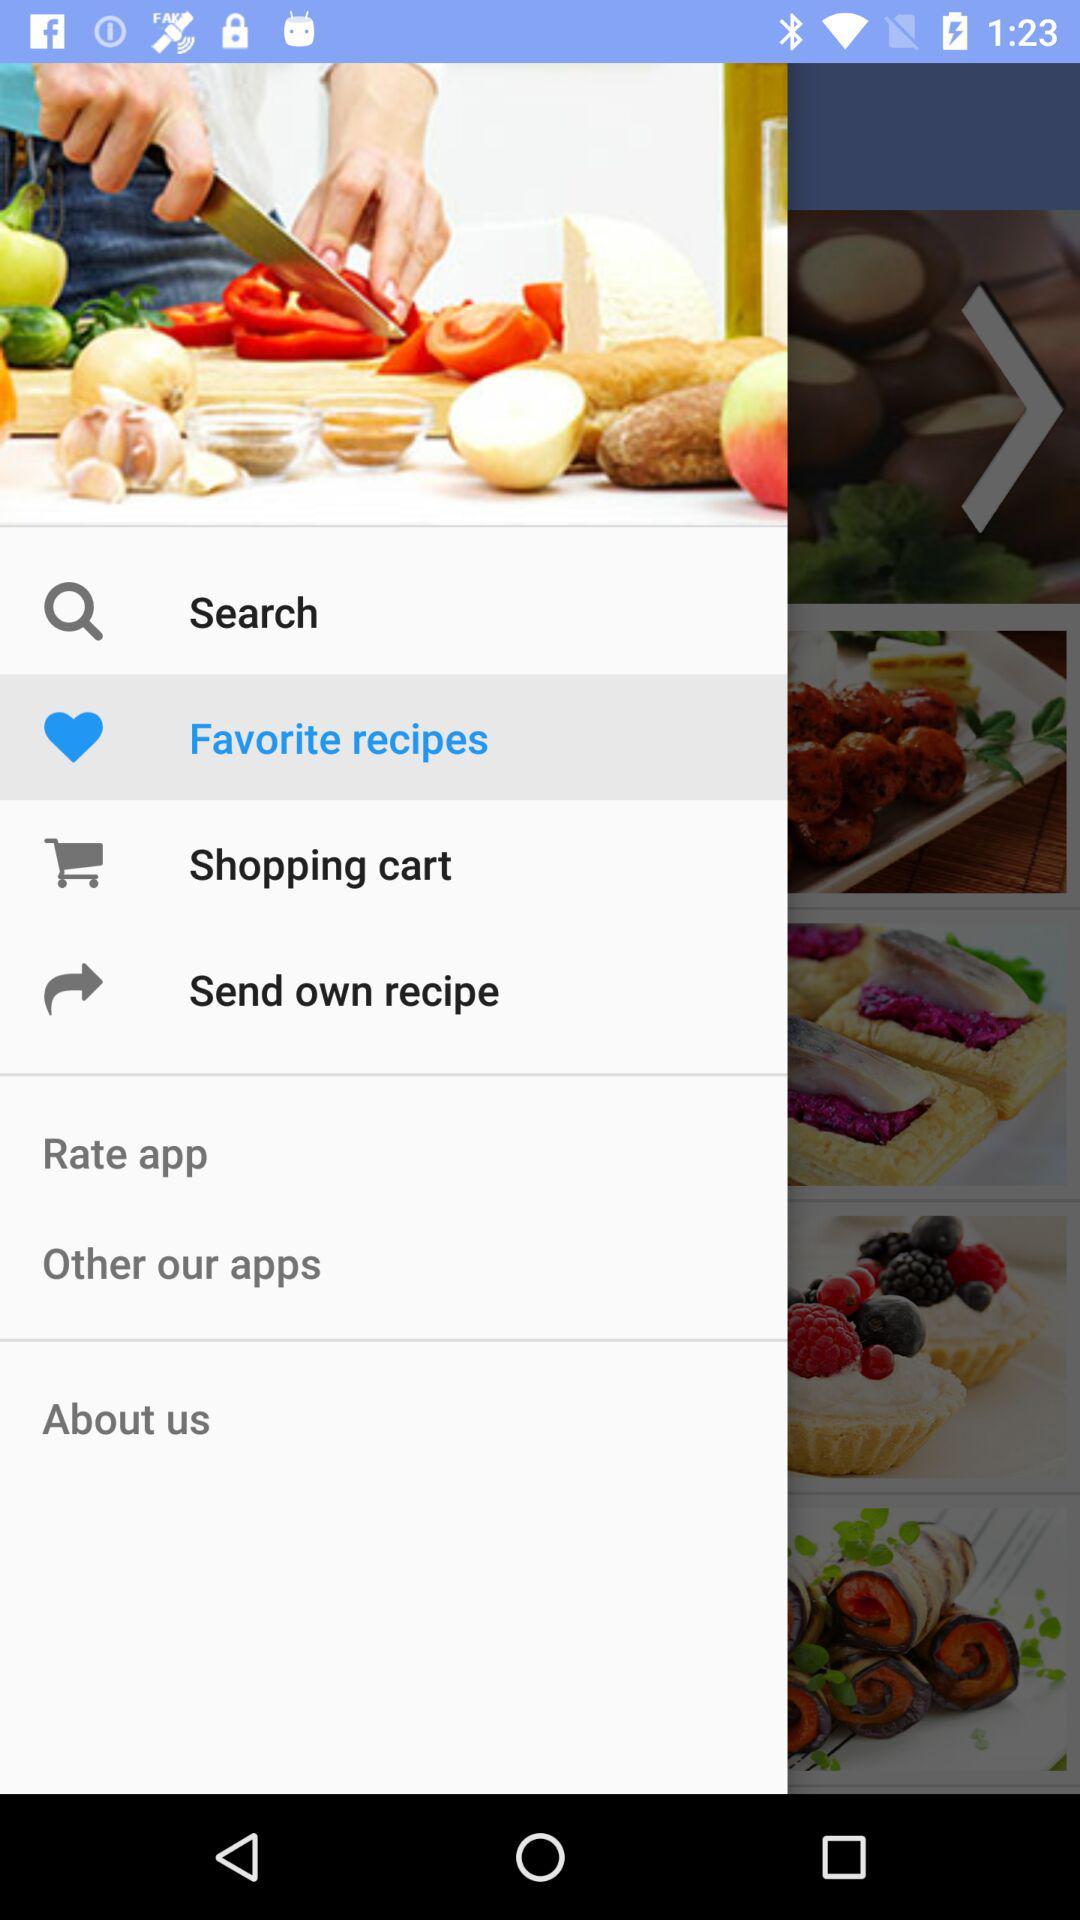 The width and height of the screenshot is (1080, 1920). I want to click on the icon beside the text favorite recipes, so click(115, 736).